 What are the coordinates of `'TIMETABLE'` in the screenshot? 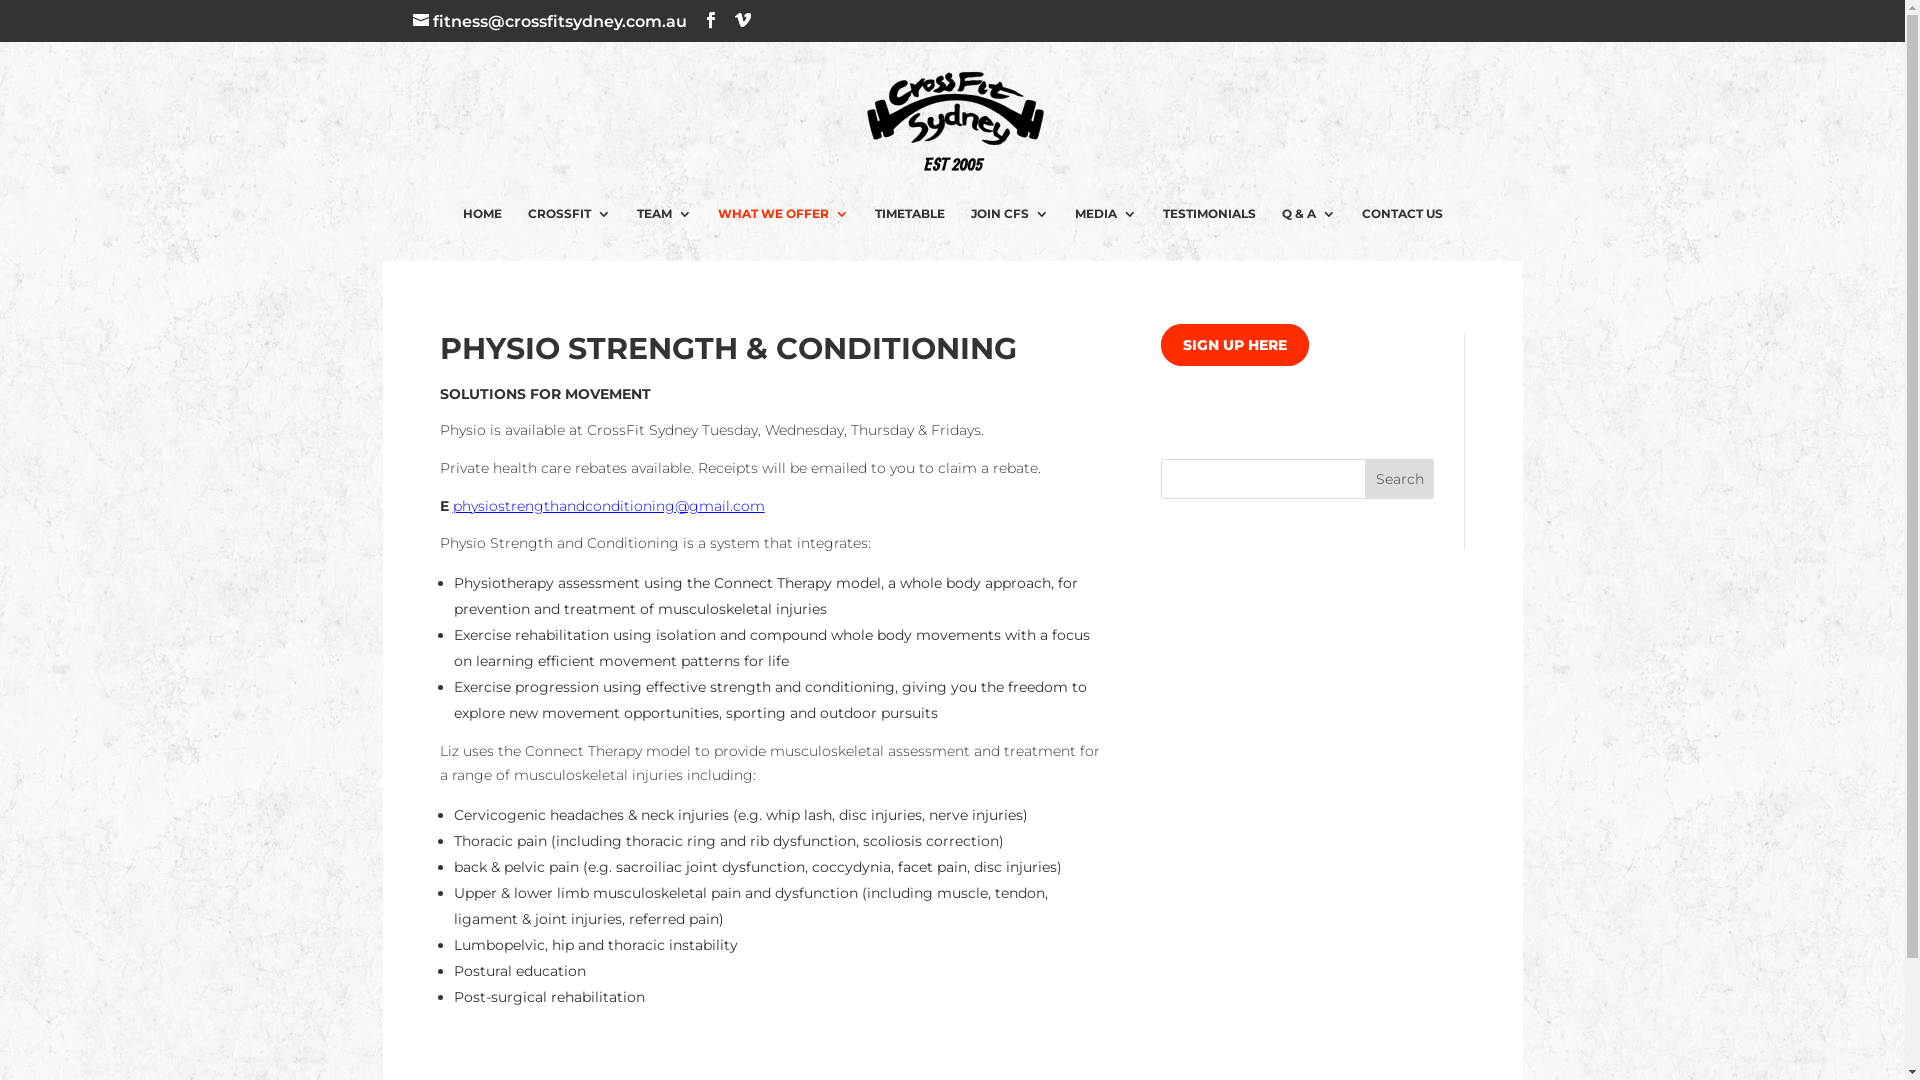 It's located at (907, 219).